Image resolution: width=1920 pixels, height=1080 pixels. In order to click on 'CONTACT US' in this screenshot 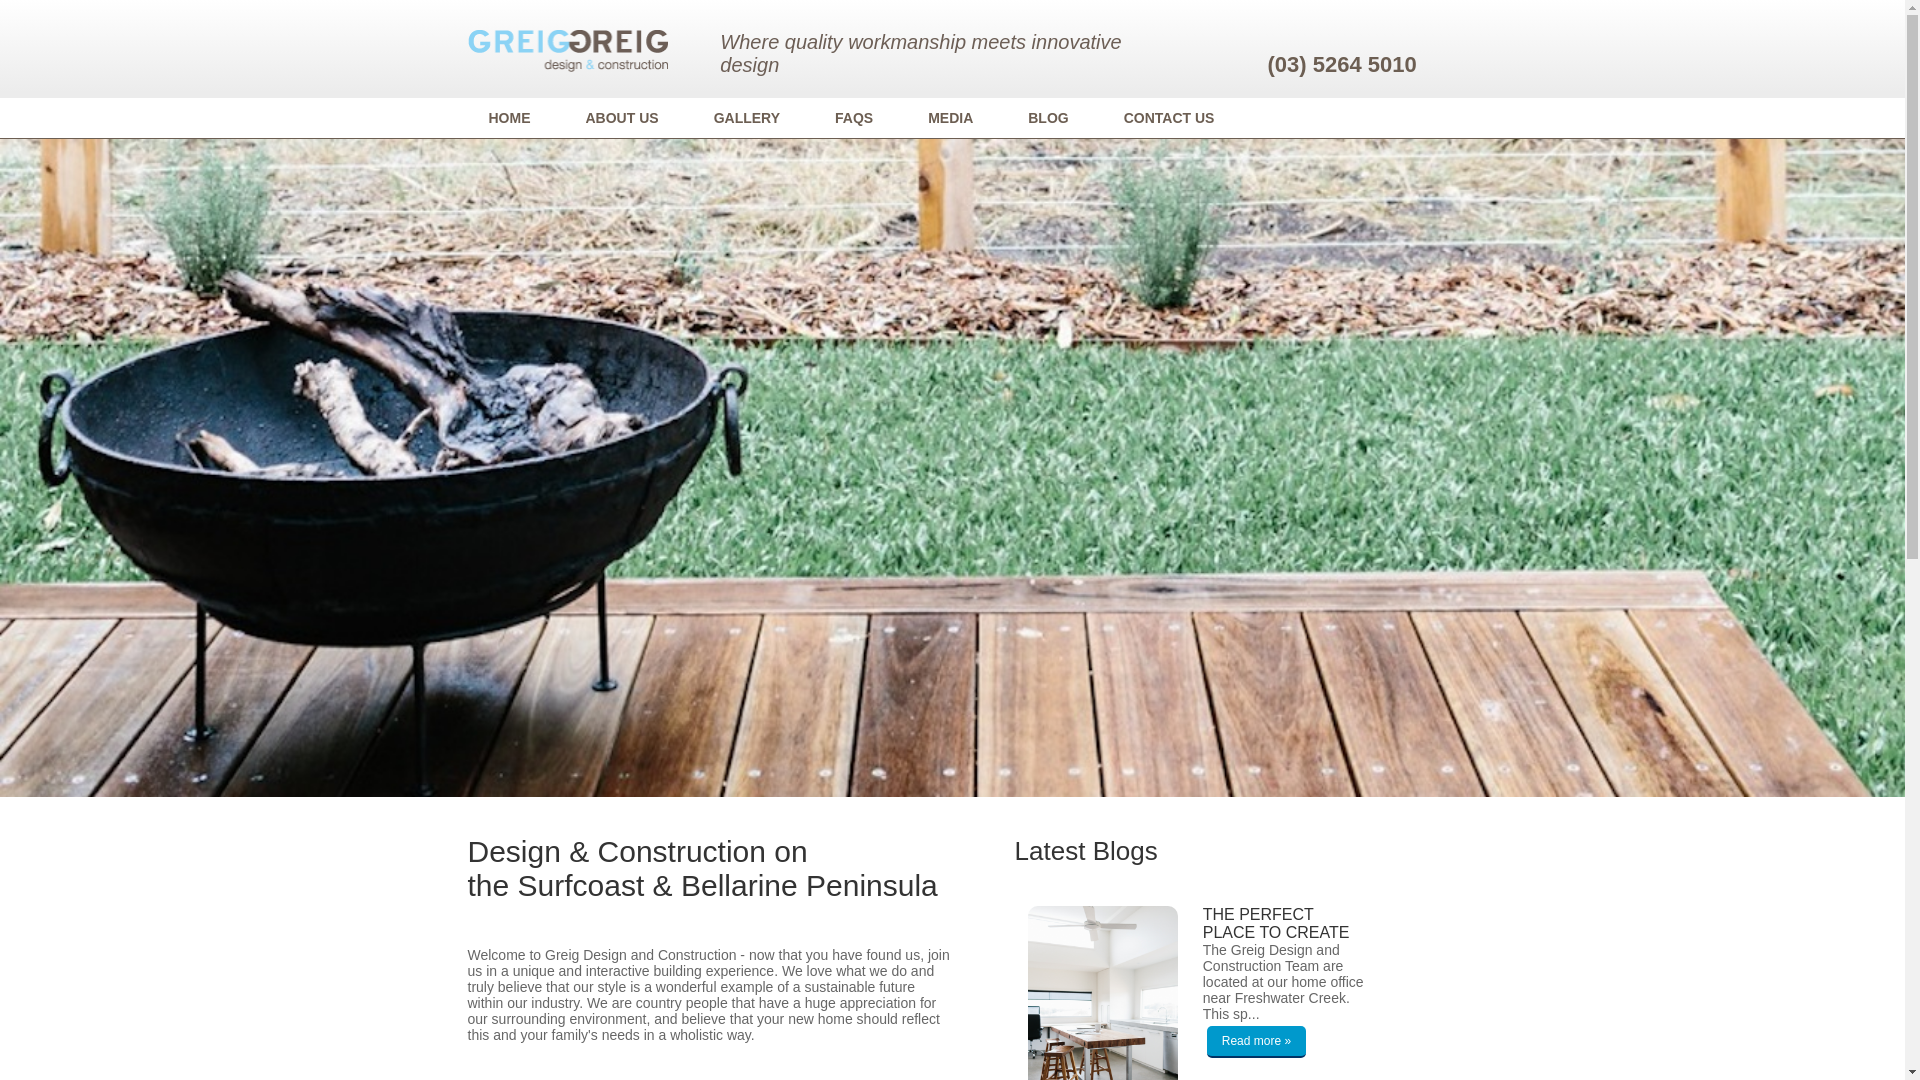, I will do `click(1175, 118)`.